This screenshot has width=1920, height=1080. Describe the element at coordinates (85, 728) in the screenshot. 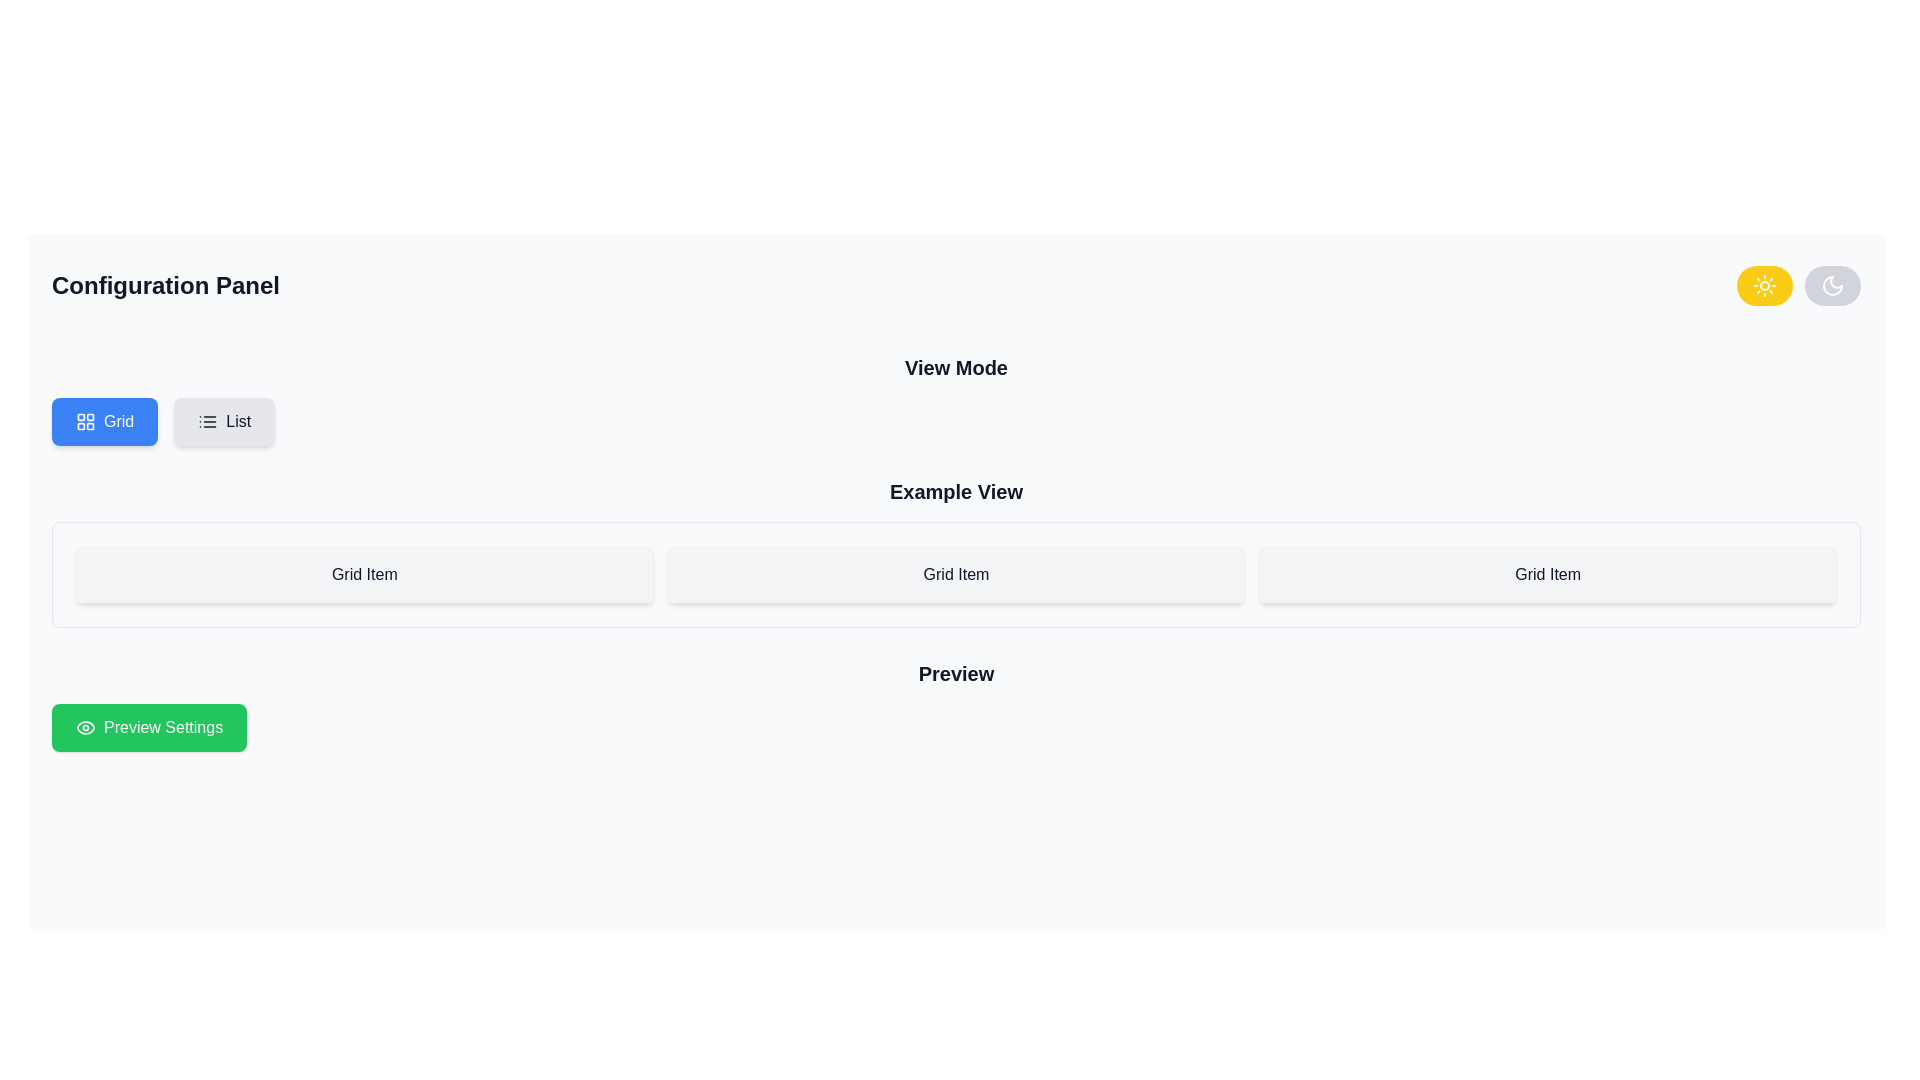

I see `the eye-shaped icon located inside the green button labeled 'Preview Settings' at the bottom-left side of the interface` at that location.